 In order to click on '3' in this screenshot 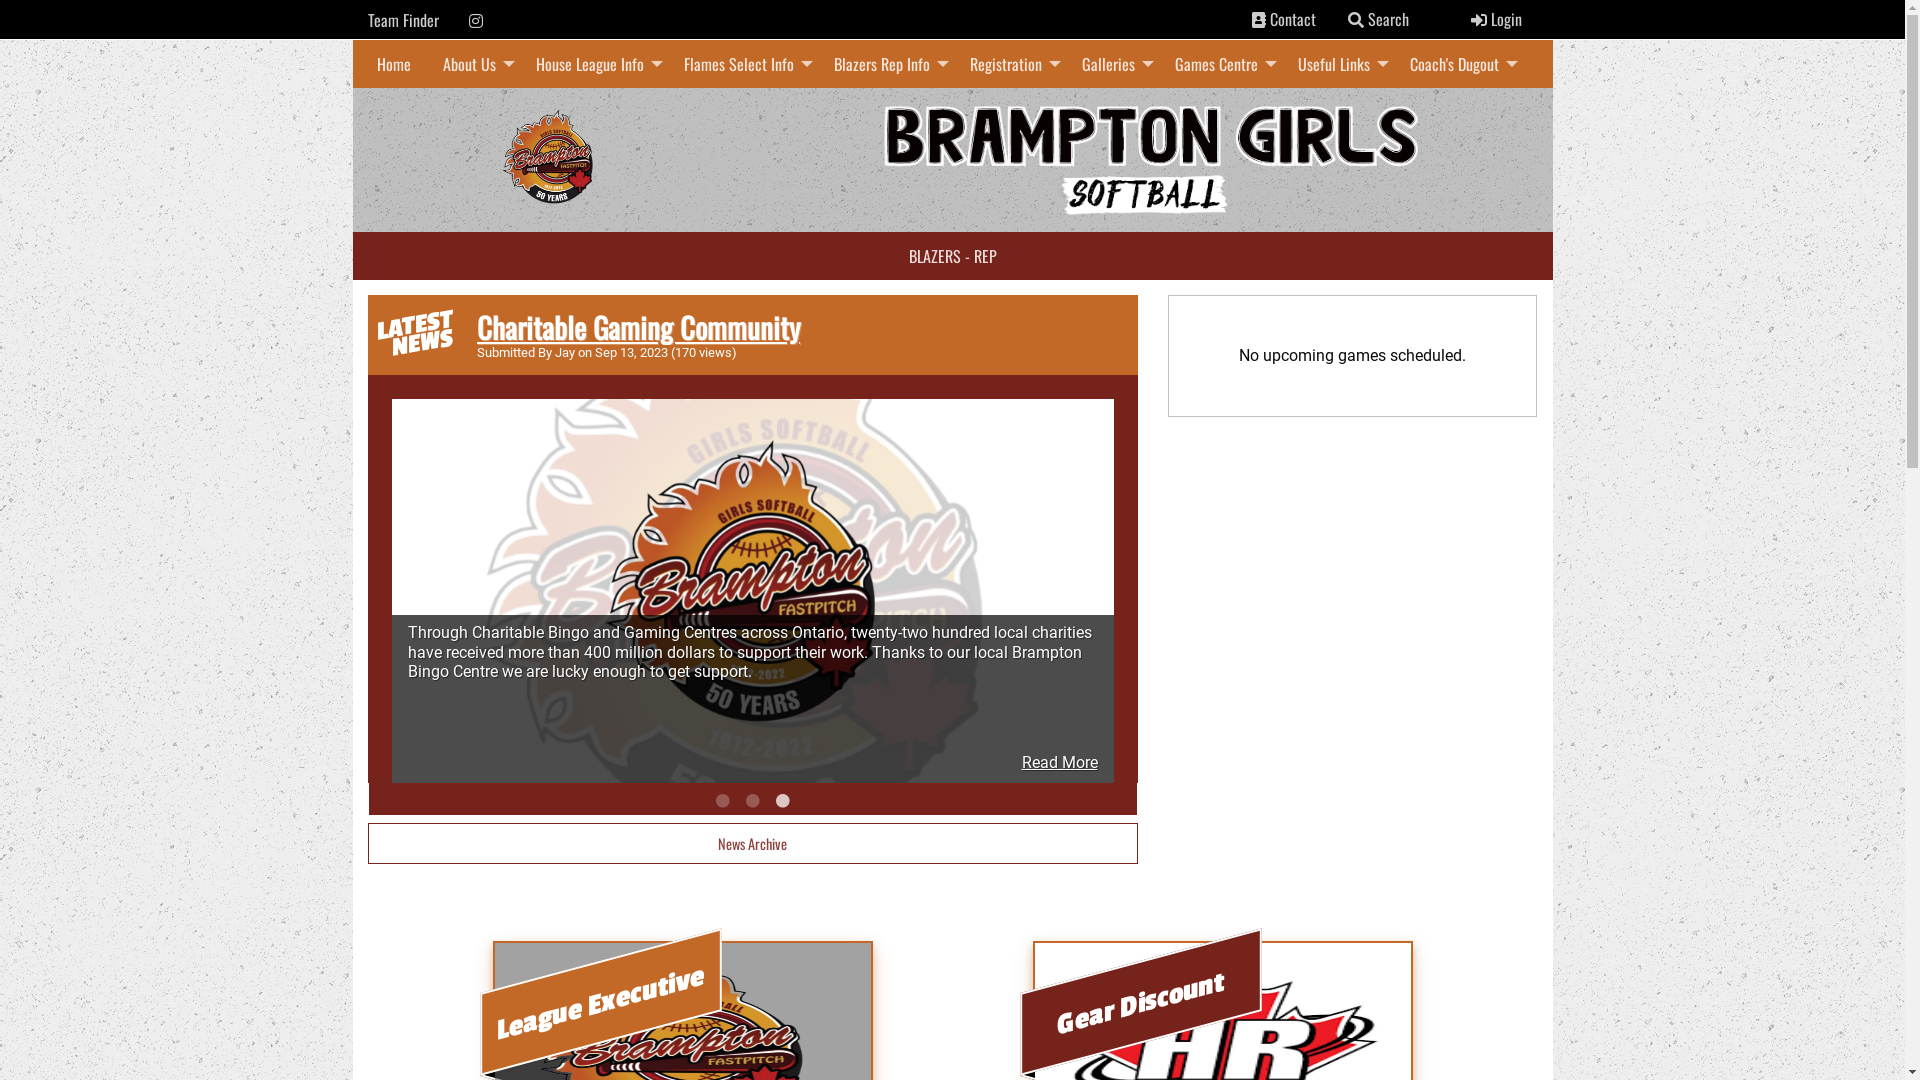, I will do `click(781, 800)`.